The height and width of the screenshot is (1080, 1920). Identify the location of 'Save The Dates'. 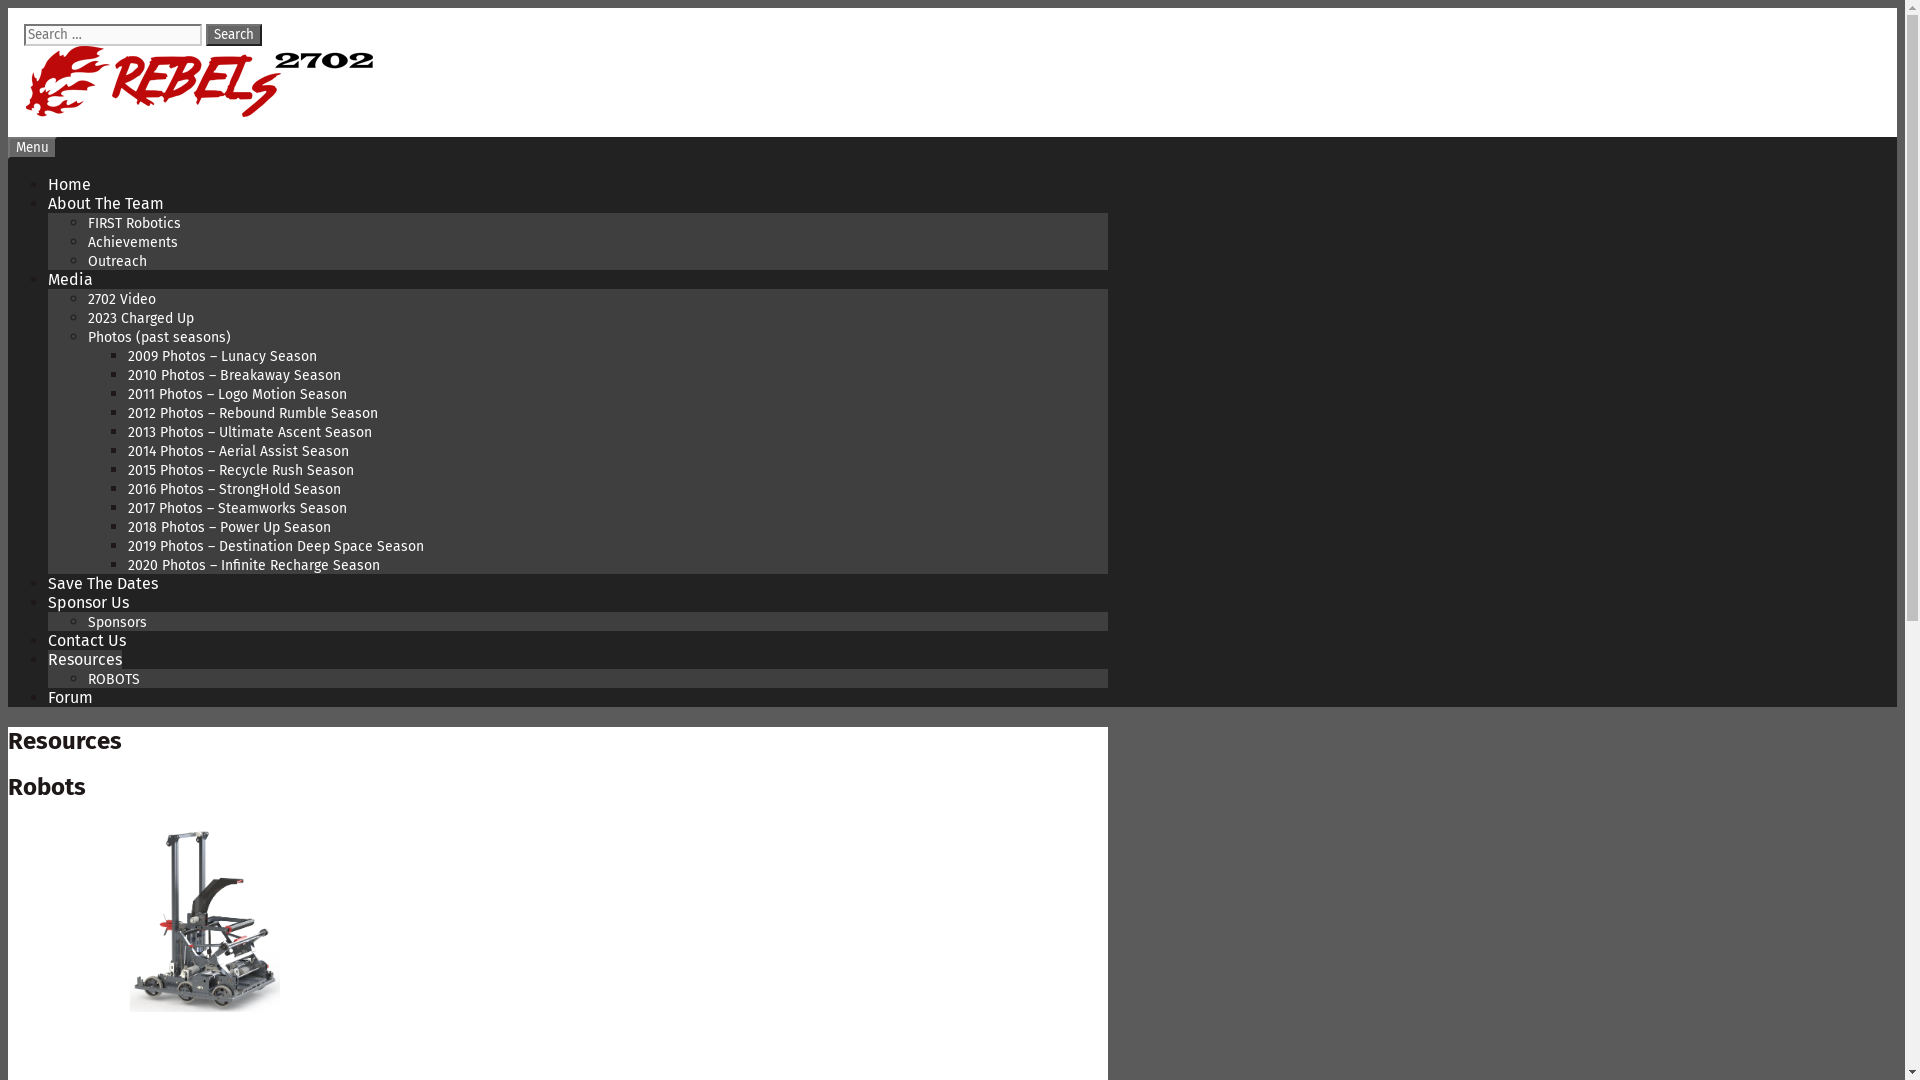
(101, 583).